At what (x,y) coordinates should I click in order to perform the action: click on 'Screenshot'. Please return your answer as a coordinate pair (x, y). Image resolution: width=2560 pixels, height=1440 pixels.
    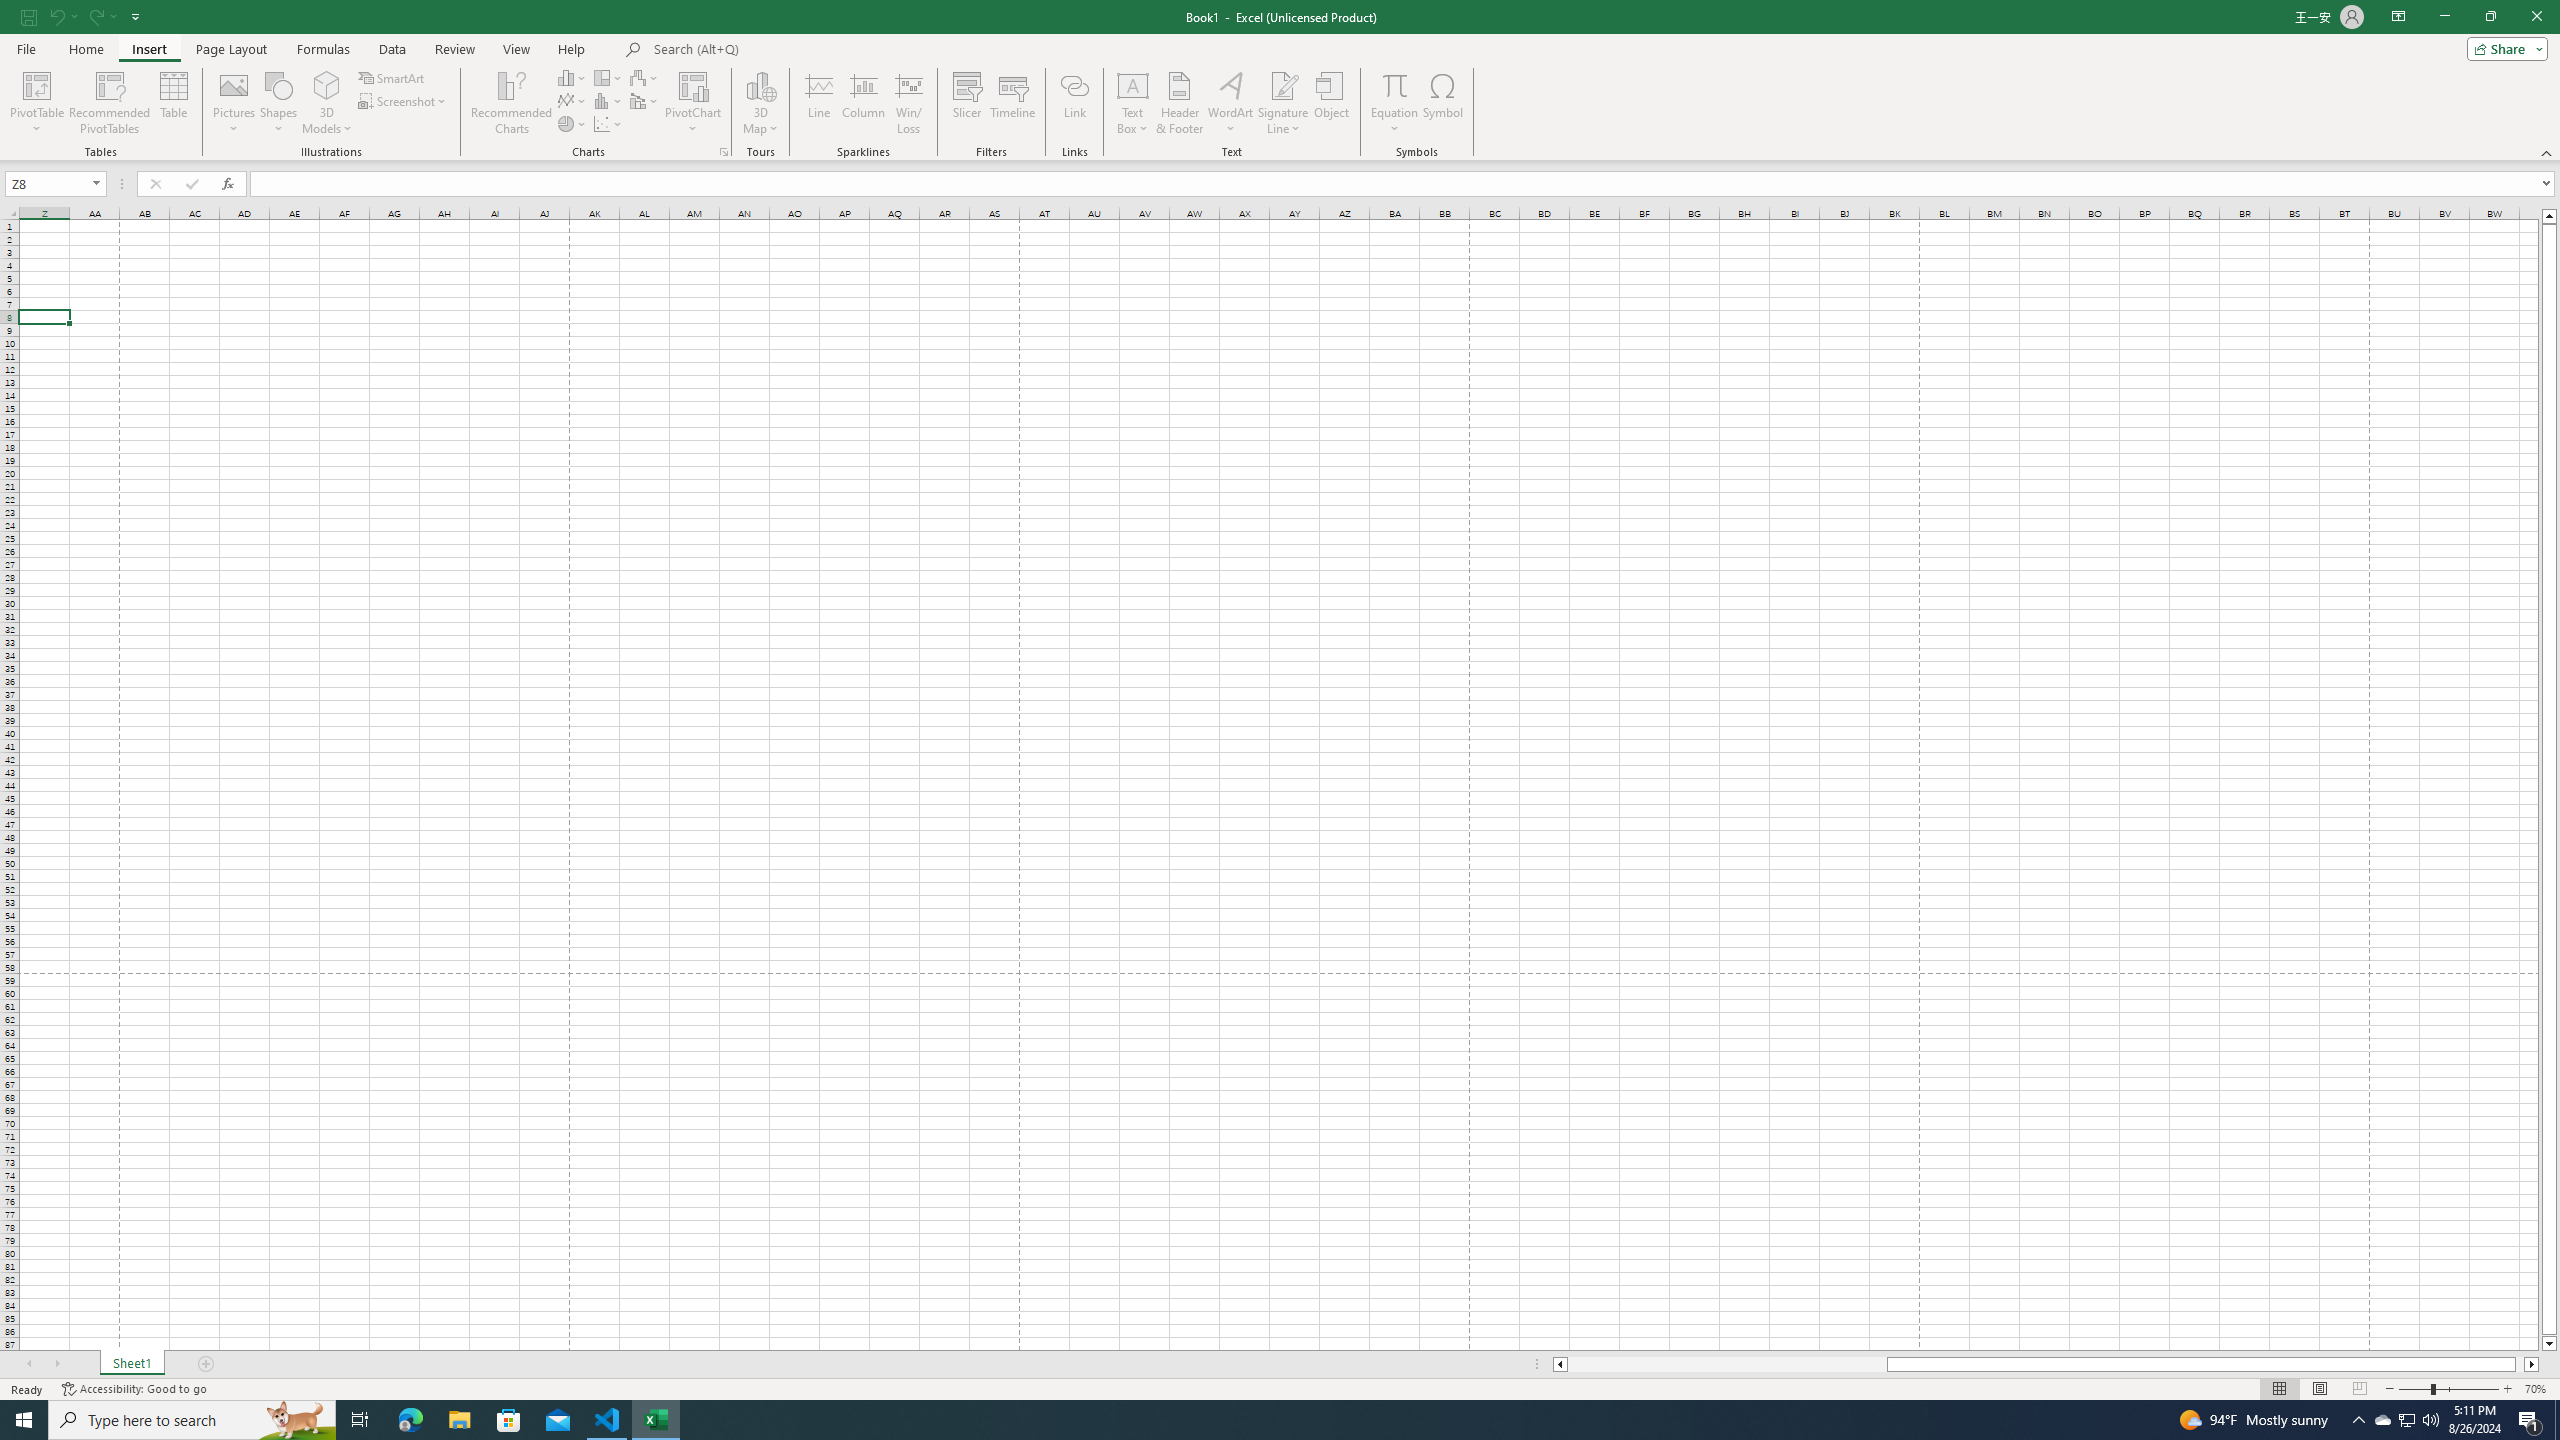
    Looking at the image, I should click on (403, 99).